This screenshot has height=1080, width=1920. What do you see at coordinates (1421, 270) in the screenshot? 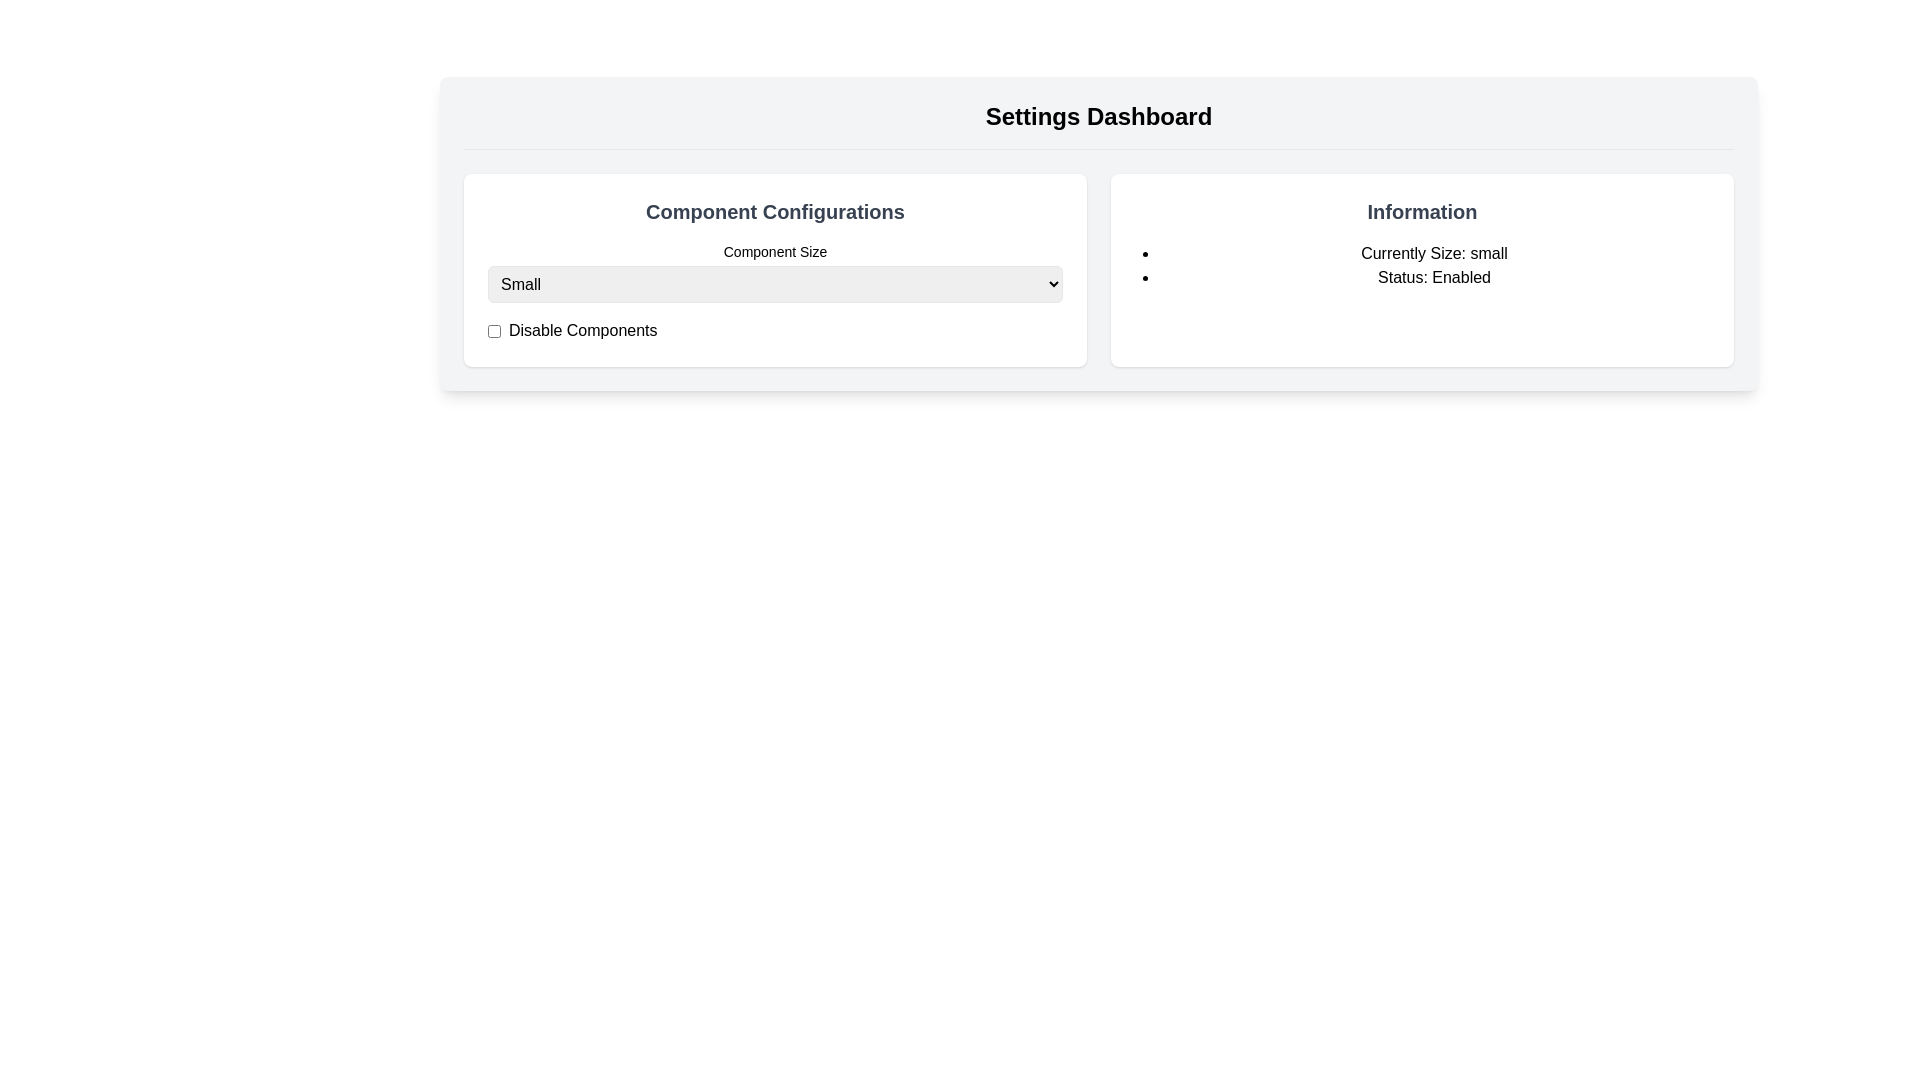
I see `the informational card that displays the title 'Information' in bold and lists the current size and status` at bounding box center [1421, 270].